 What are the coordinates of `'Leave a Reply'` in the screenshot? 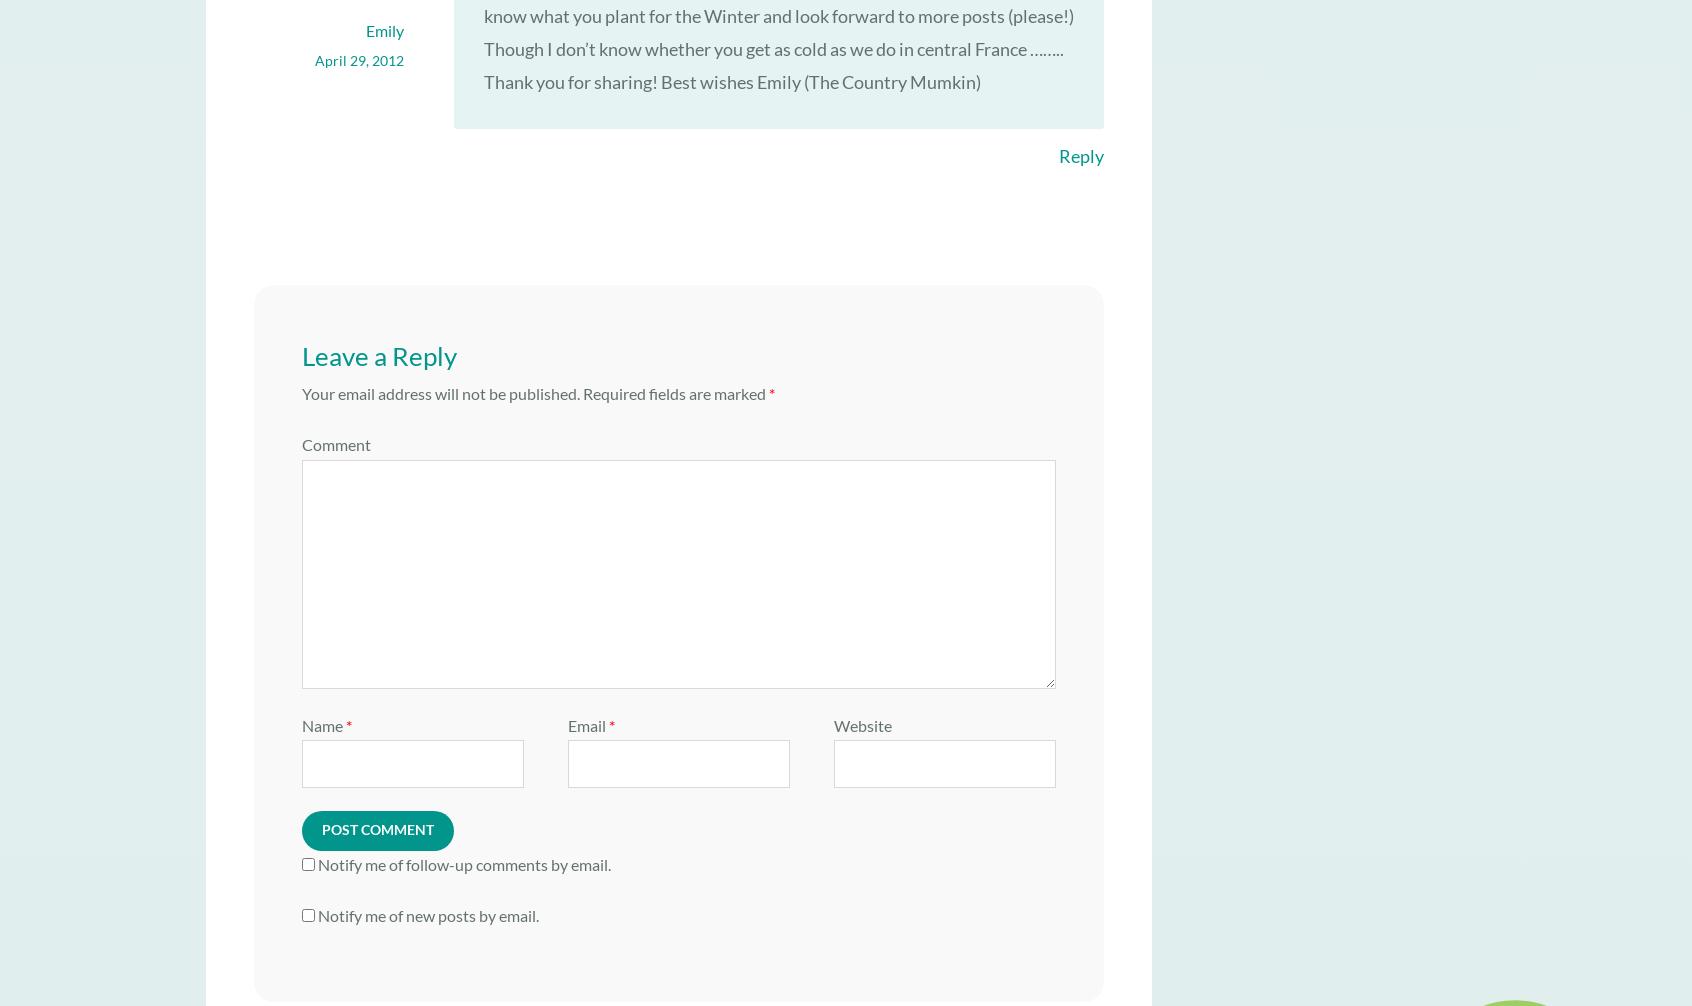 It's located at (379, 355).